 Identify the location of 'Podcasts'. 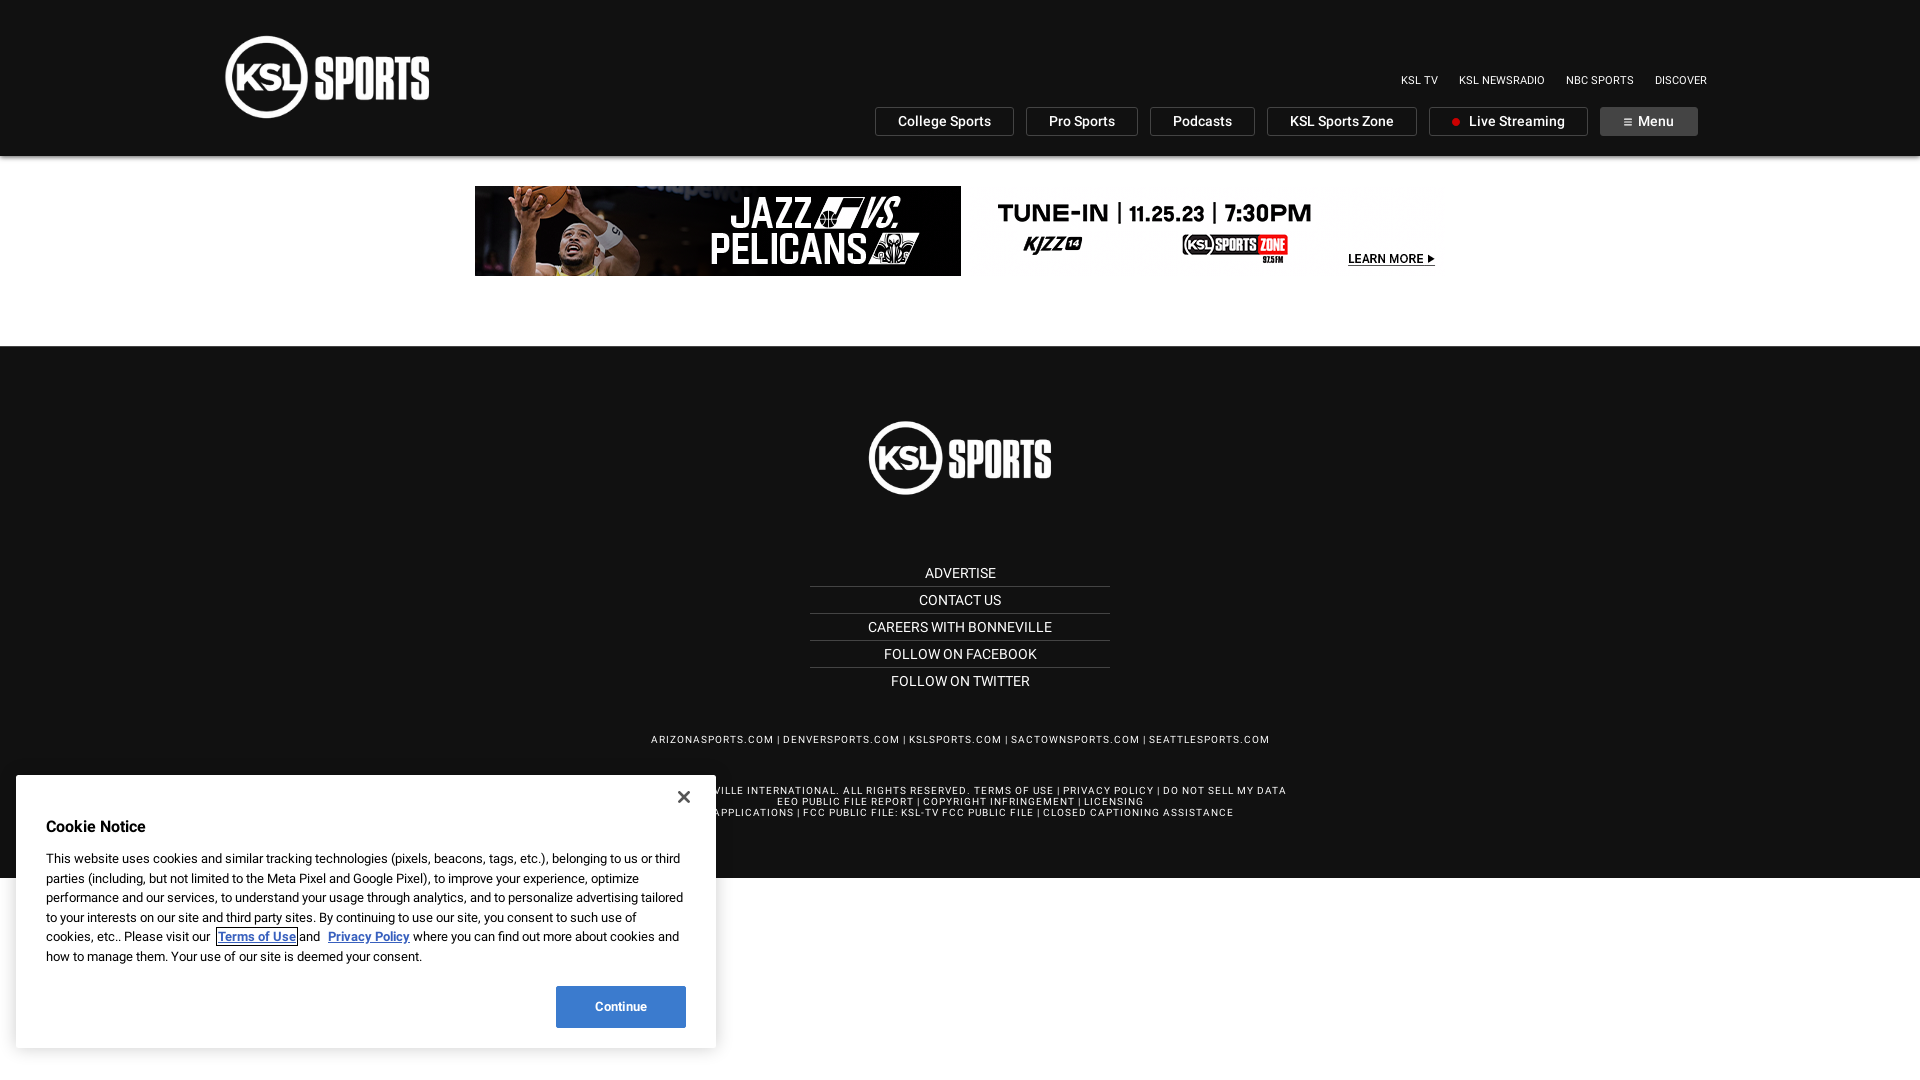
(1201, 121).